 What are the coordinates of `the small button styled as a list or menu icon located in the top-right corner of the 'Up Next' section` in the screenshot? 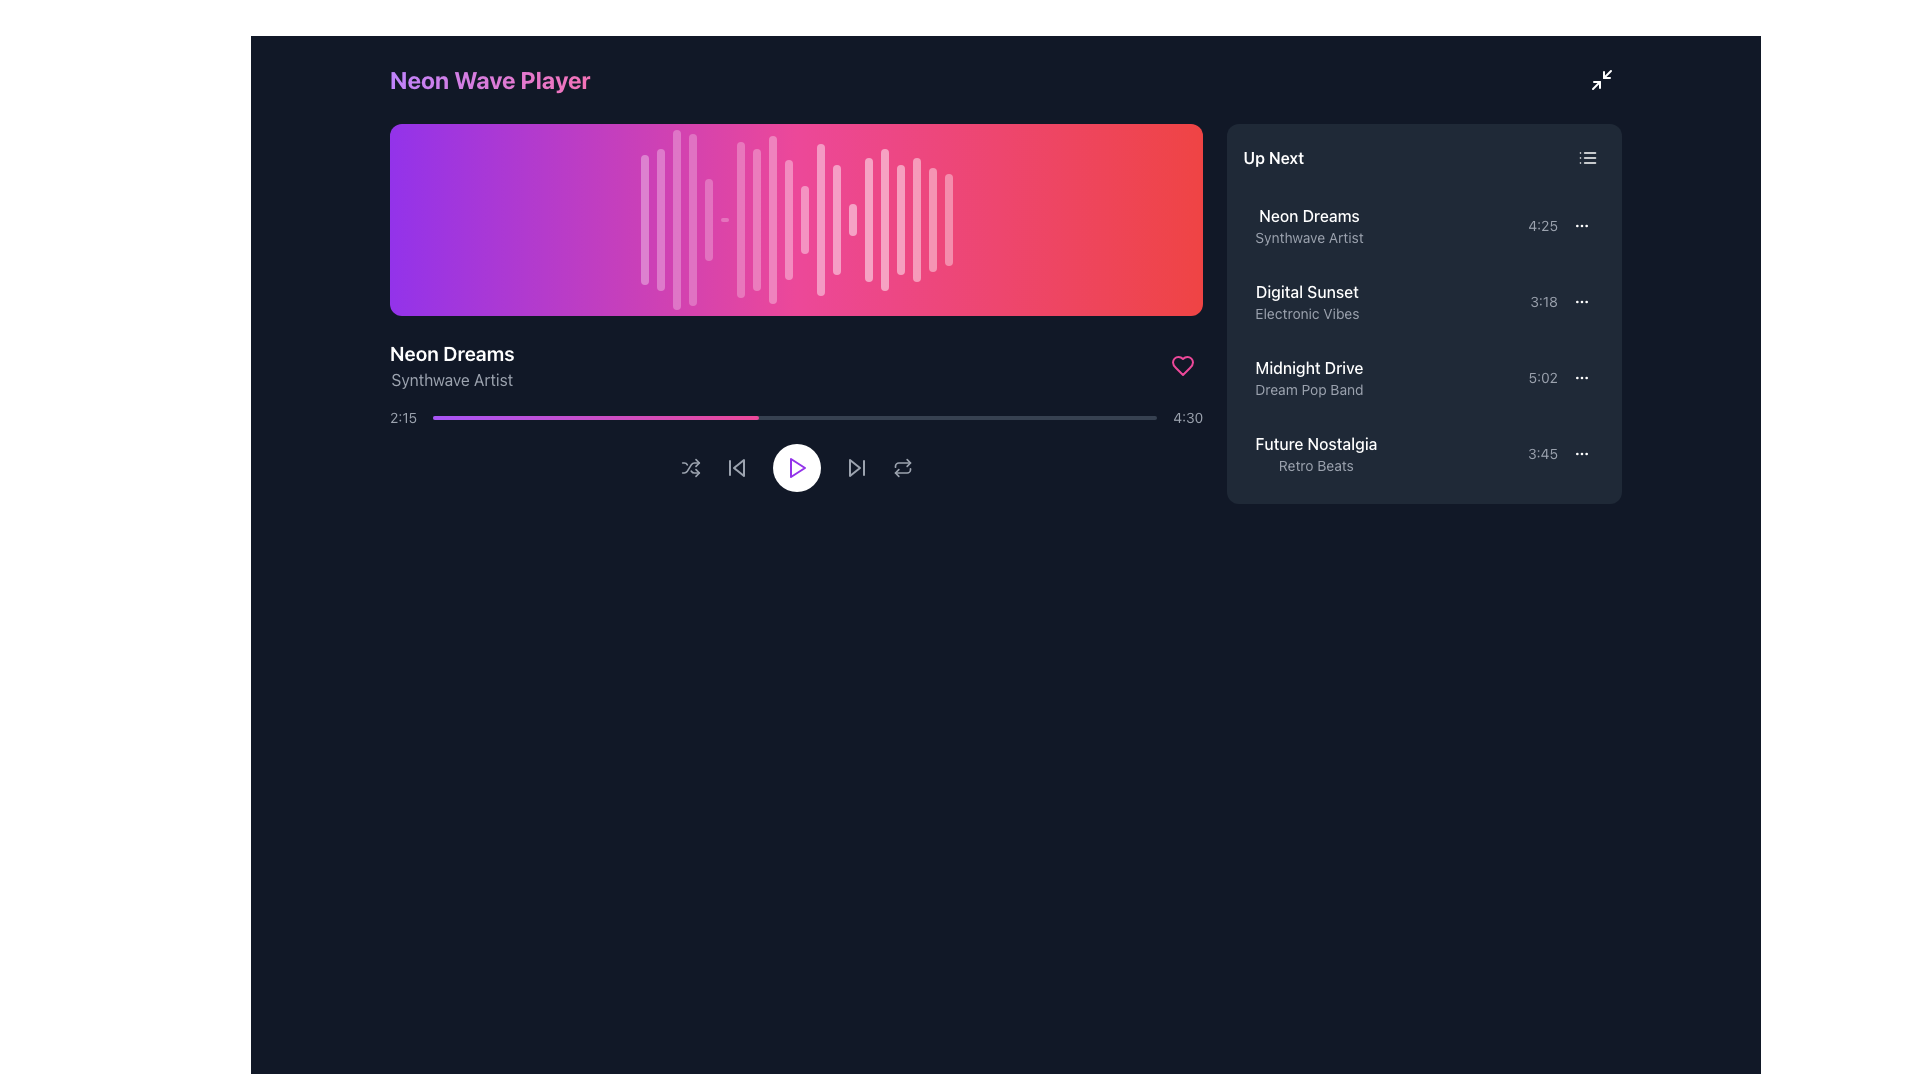 It's located at (1587, 157).